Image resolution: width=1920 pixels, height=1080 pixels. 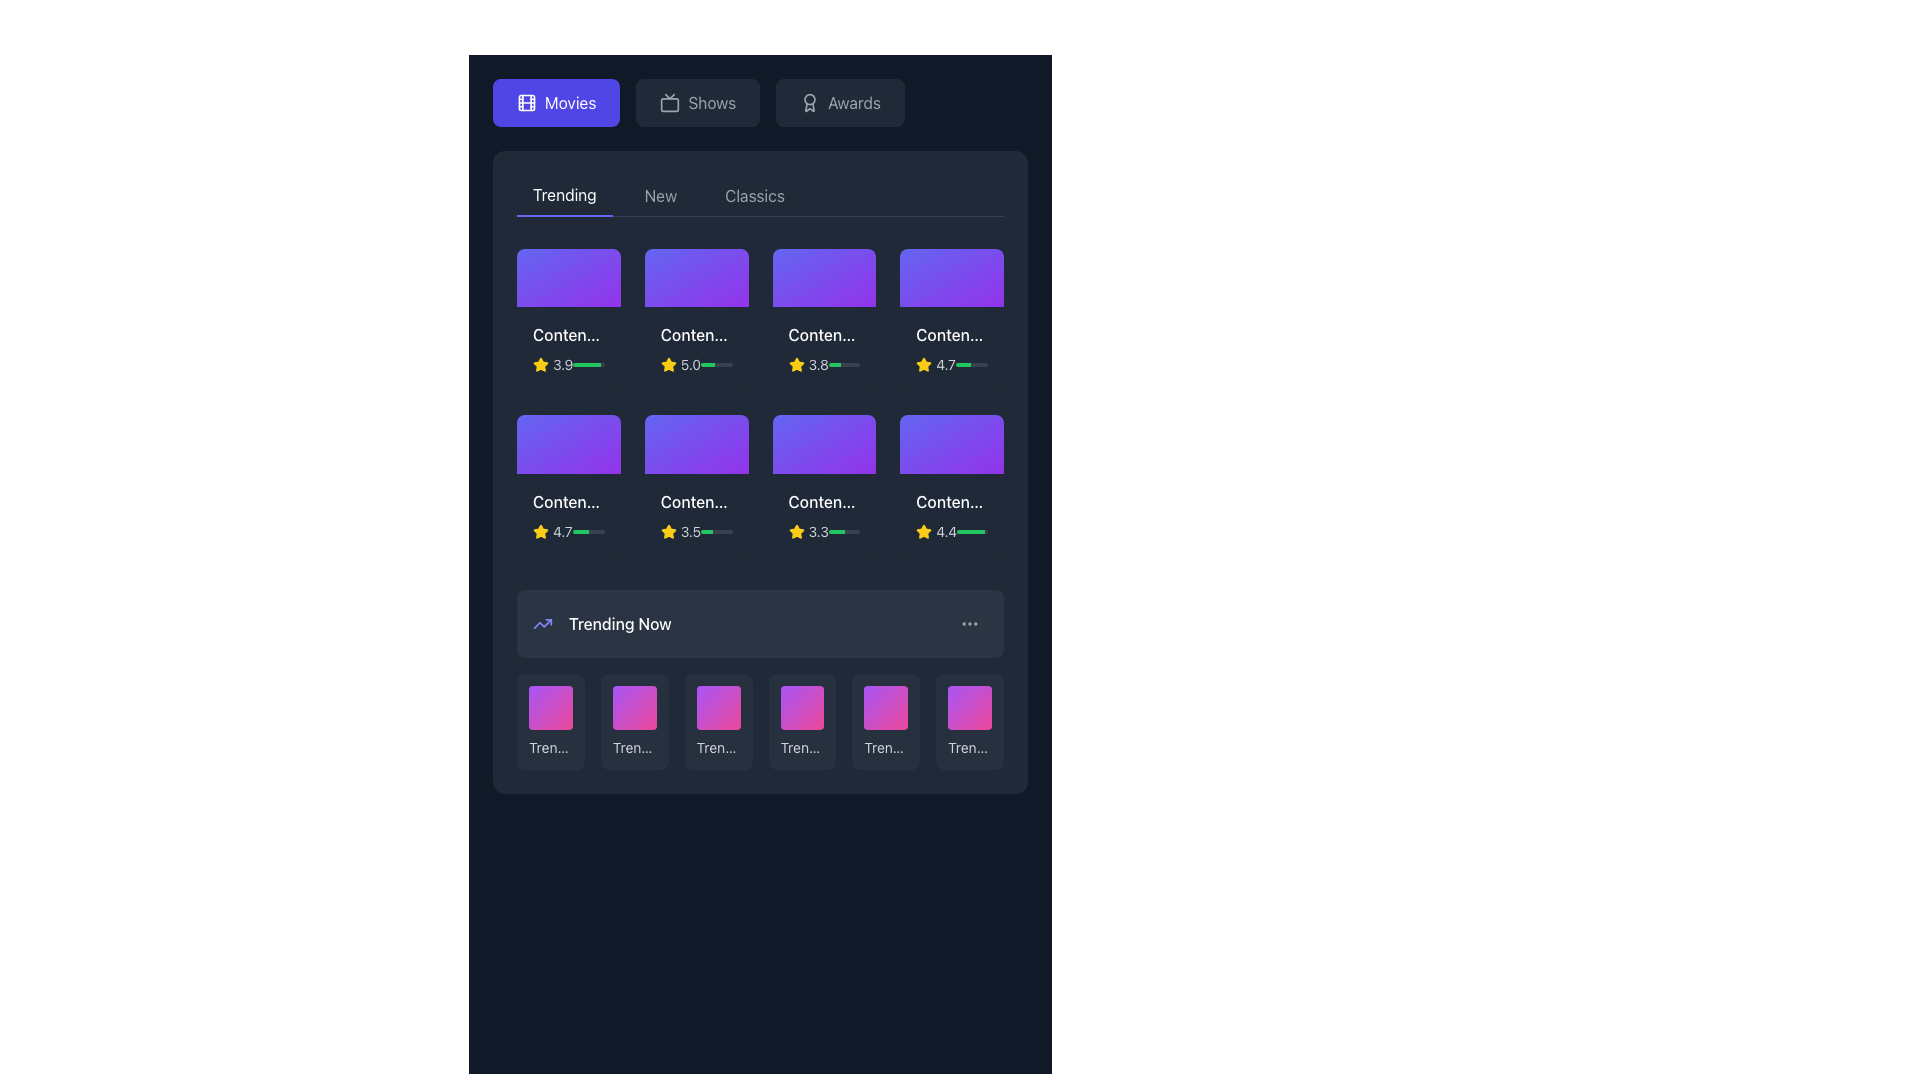 What do you see at coordinates (824, 514) in the screenshot?
I see `the card representing a movie or show in the second row, fourth column of the 'Trending' category to interact with it` at bounding box center [824, 514].